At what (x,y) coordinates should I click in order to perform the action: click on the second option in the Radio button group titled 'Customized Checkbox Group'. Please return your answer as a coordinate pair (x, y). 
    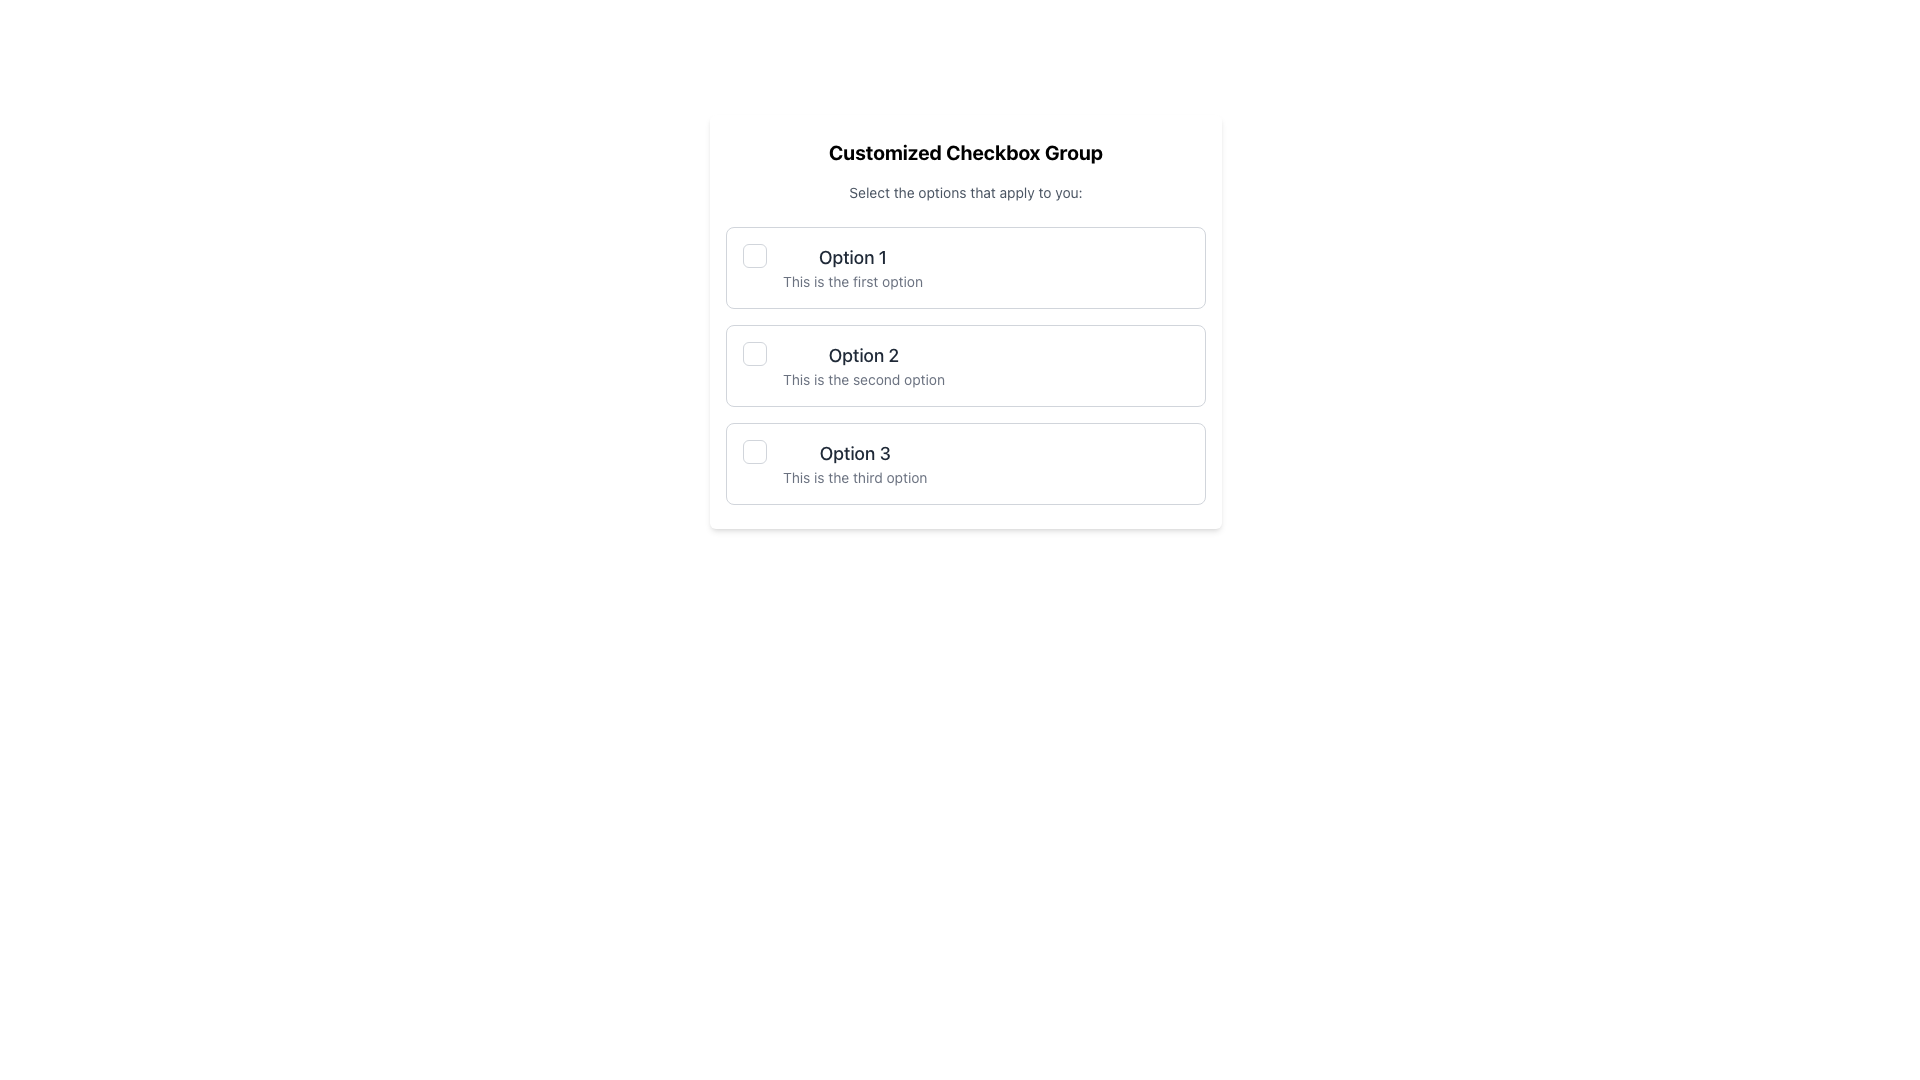
    Looking at the image, I should click on (965, 366).